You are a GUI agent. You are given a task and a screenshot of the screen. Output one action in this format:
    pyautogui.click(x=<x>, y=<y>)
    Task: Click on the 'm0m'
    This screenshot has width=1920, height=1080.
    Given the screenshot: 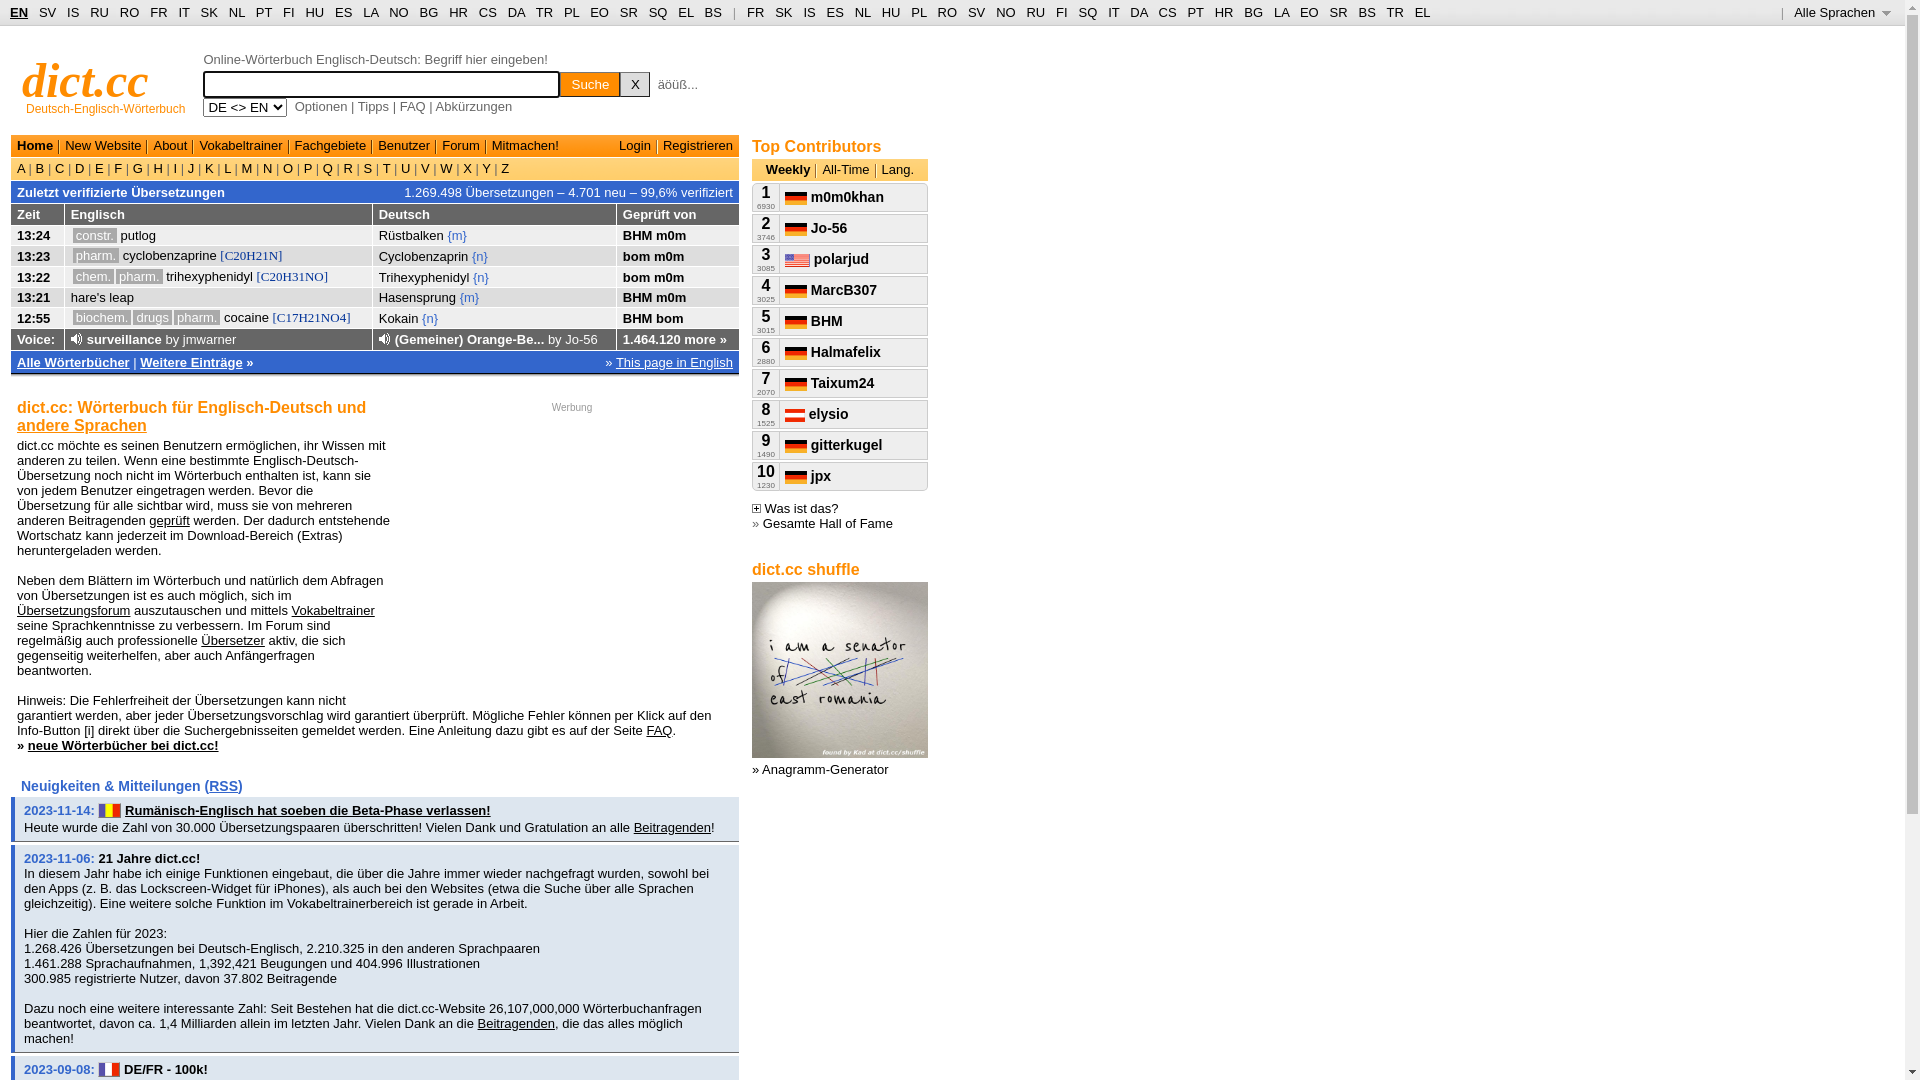 What is the action you would take?
    pyautogui.click(x=668, y=277)
    